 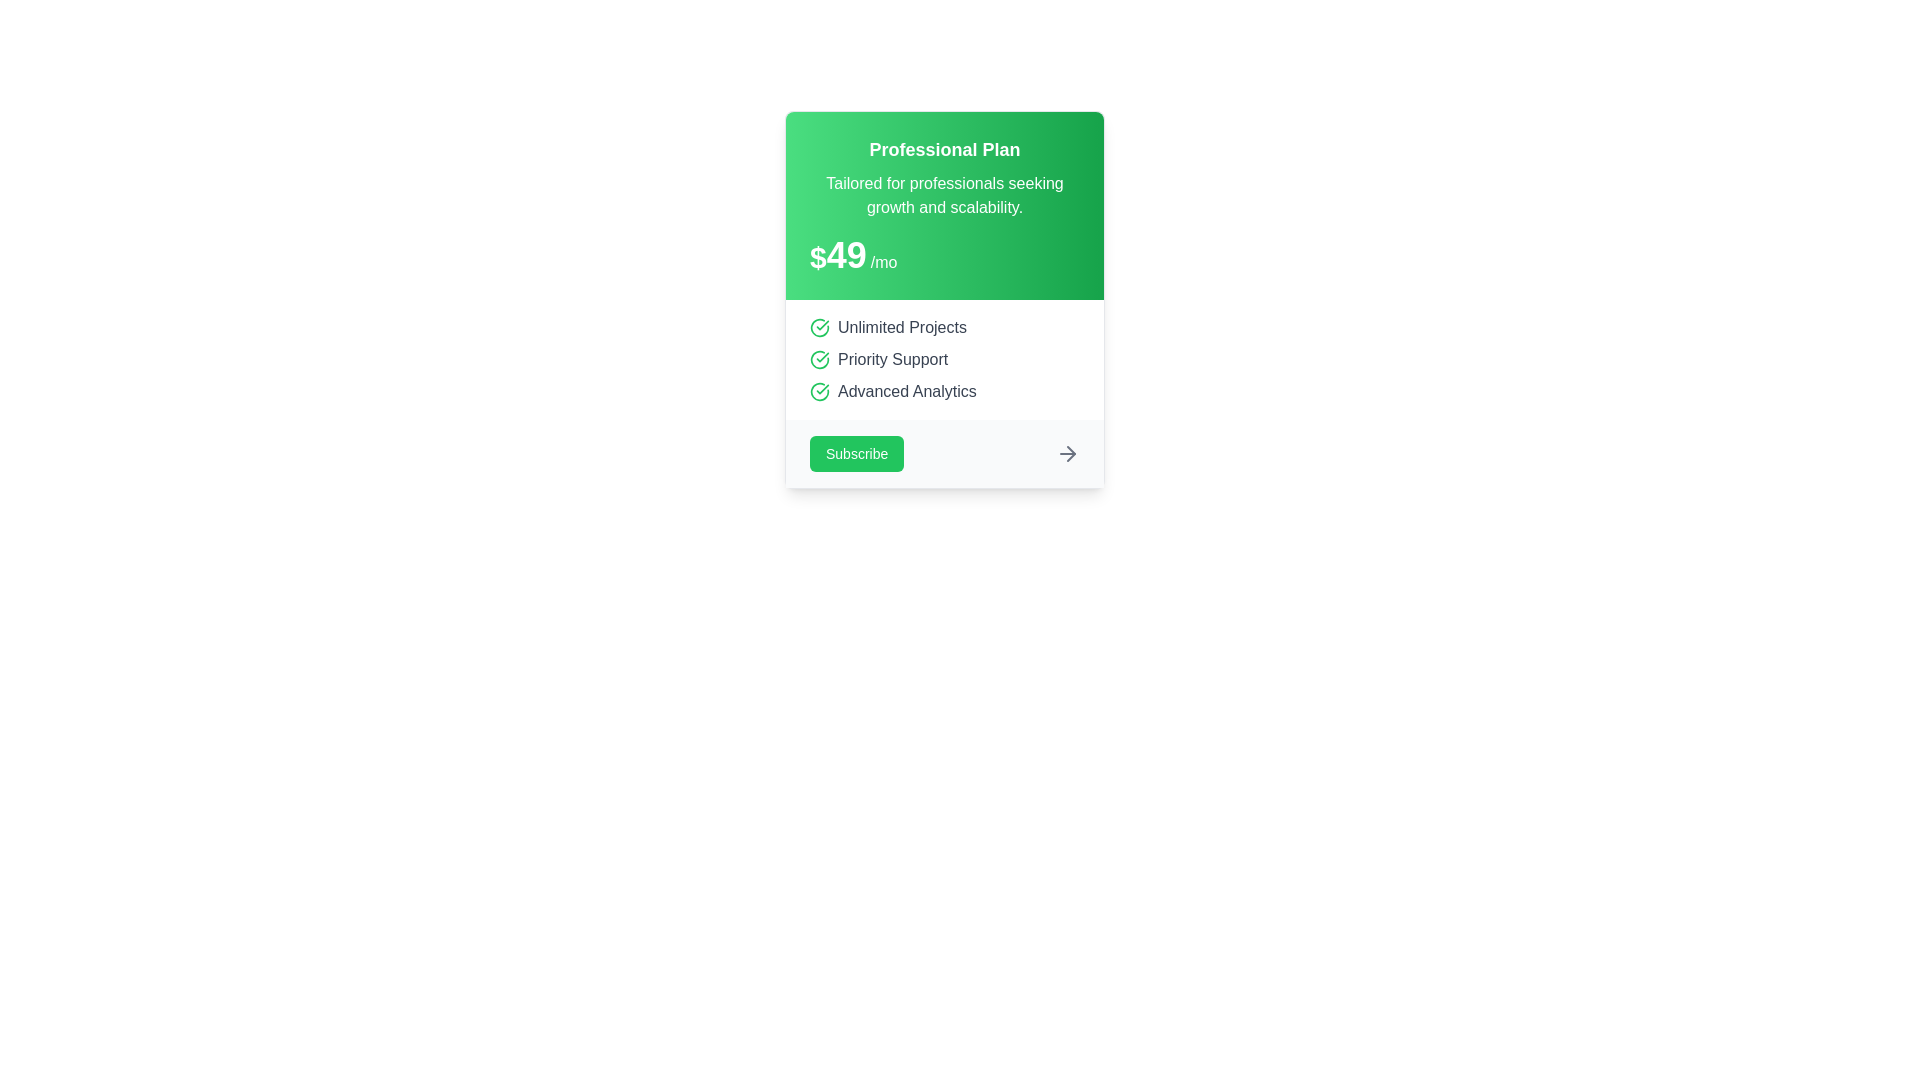 I want to click on the dollar sign ('$') symbol displayed in bold and large font within the green header section of the subscription card, which is part of the pricing display, so click(x=818, y=257).